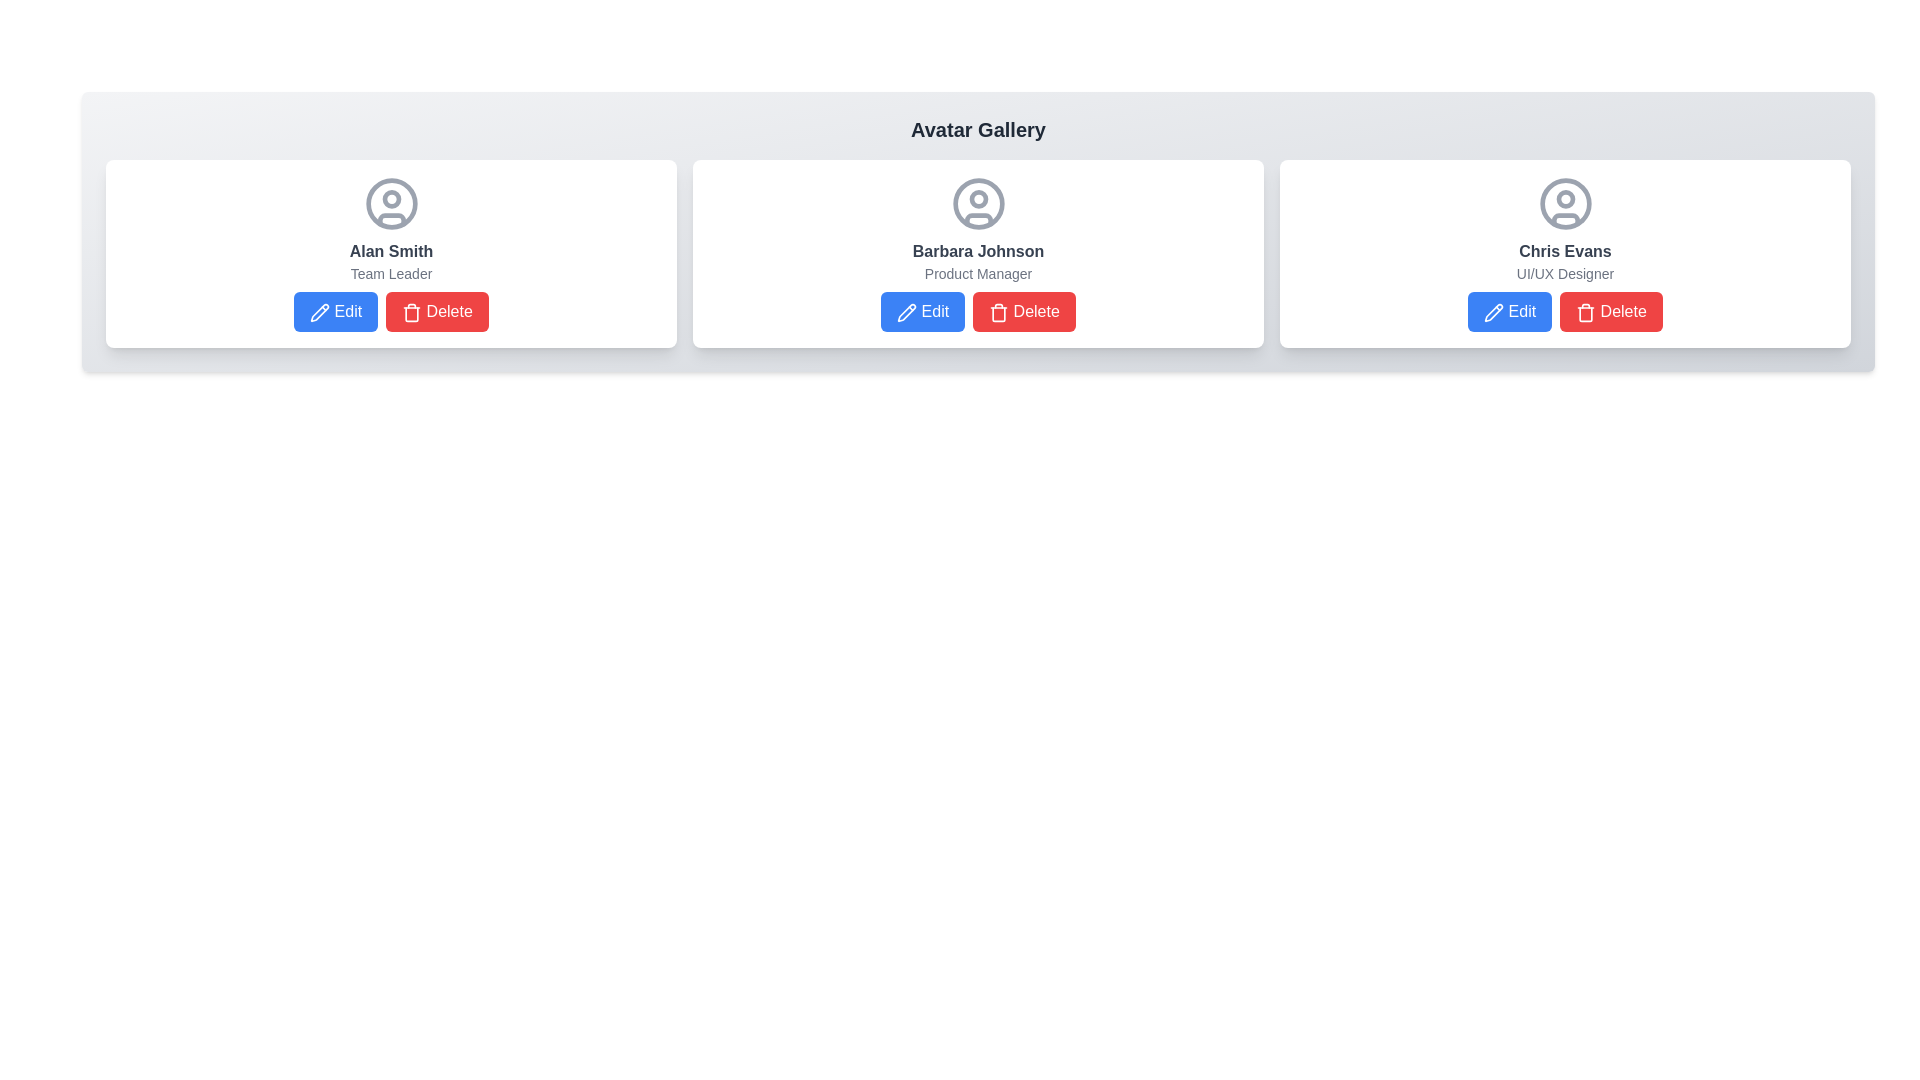 The image size is (1920, 1080). I want to click on the Avatar Icon which is a circular figure with a gray outline and white fill located at the top center of the card labeled 'Chris Evans', so click(1564, 204).